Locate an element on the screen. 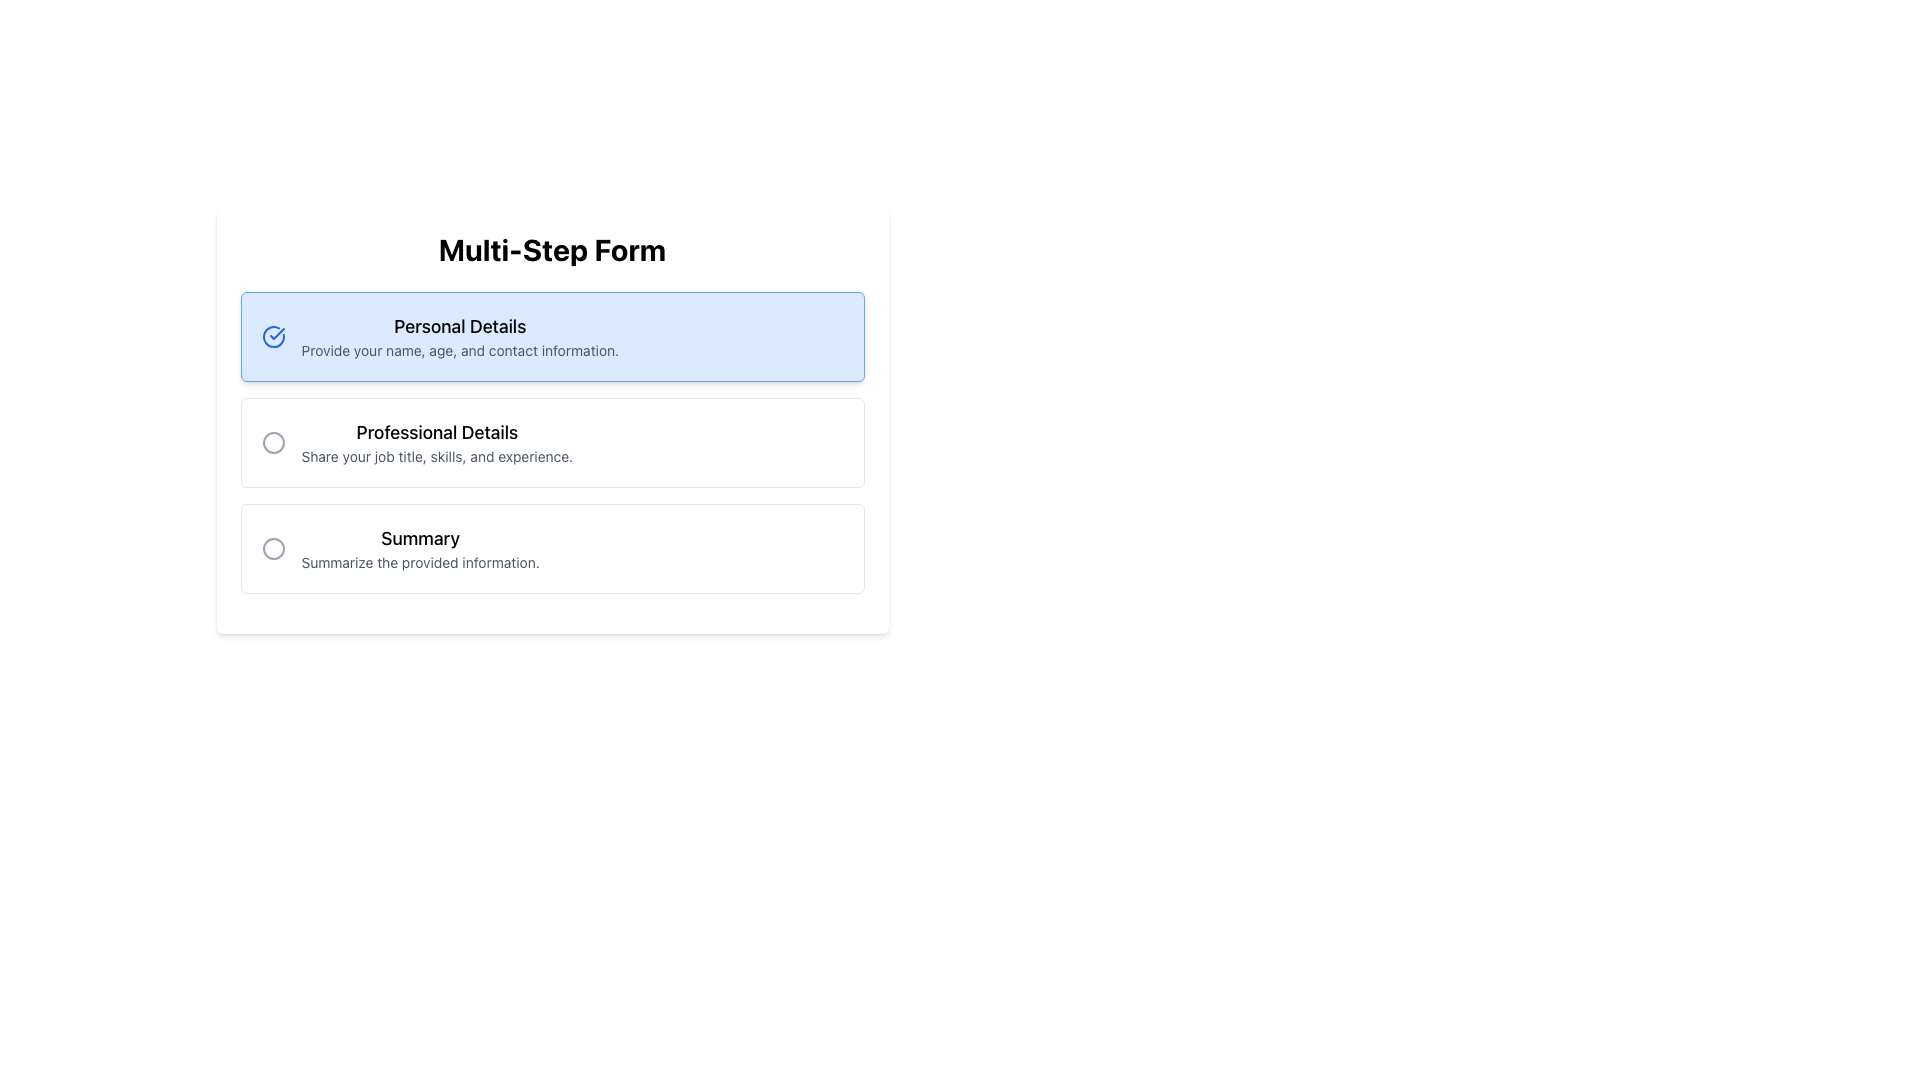  the icon that marks the 'Summary' section of the multi-step form, located inset to the left of the accompanying description text is located at coordinates (272, 548).